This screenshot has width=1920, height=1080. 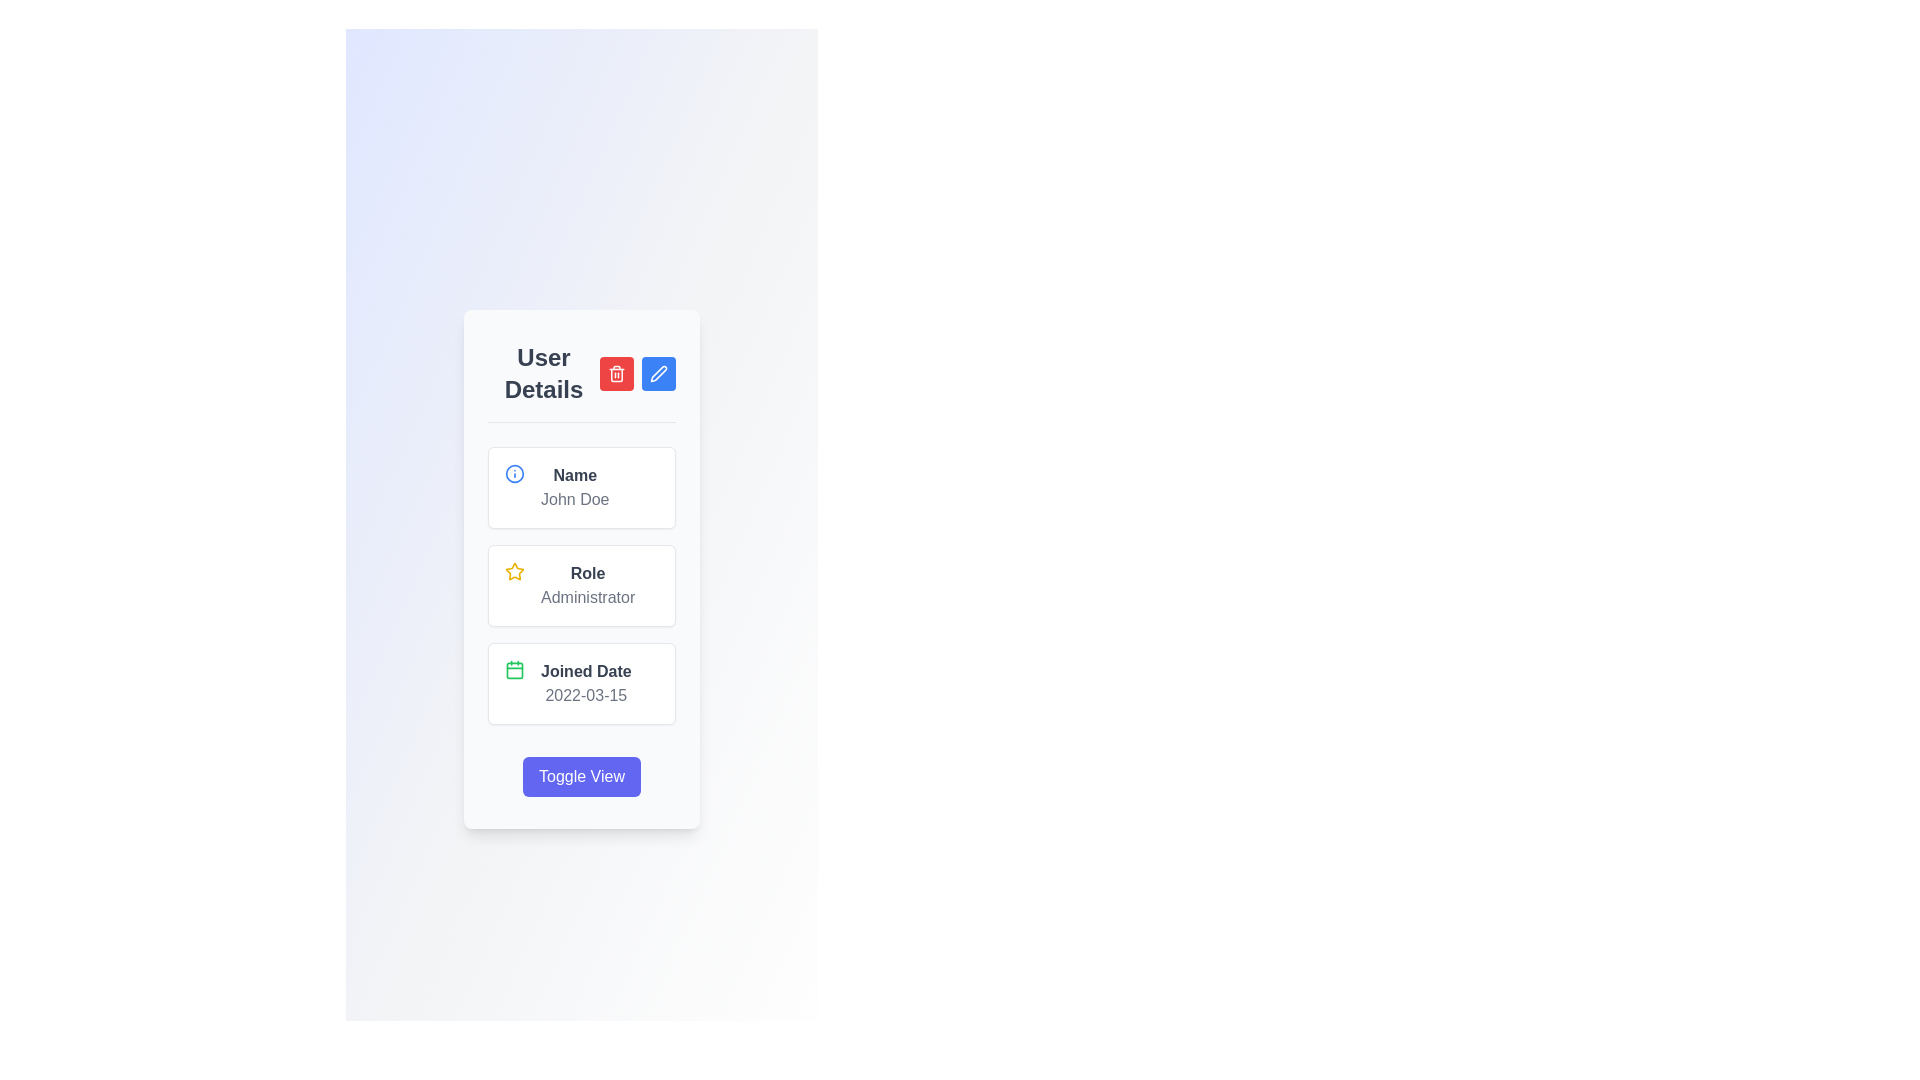 I want to click on the 'Toggle View' button, which is a rectangular button with a vivid purple background and white centered text, located at the bottom of the user details panel, so click(x=580, y=774).